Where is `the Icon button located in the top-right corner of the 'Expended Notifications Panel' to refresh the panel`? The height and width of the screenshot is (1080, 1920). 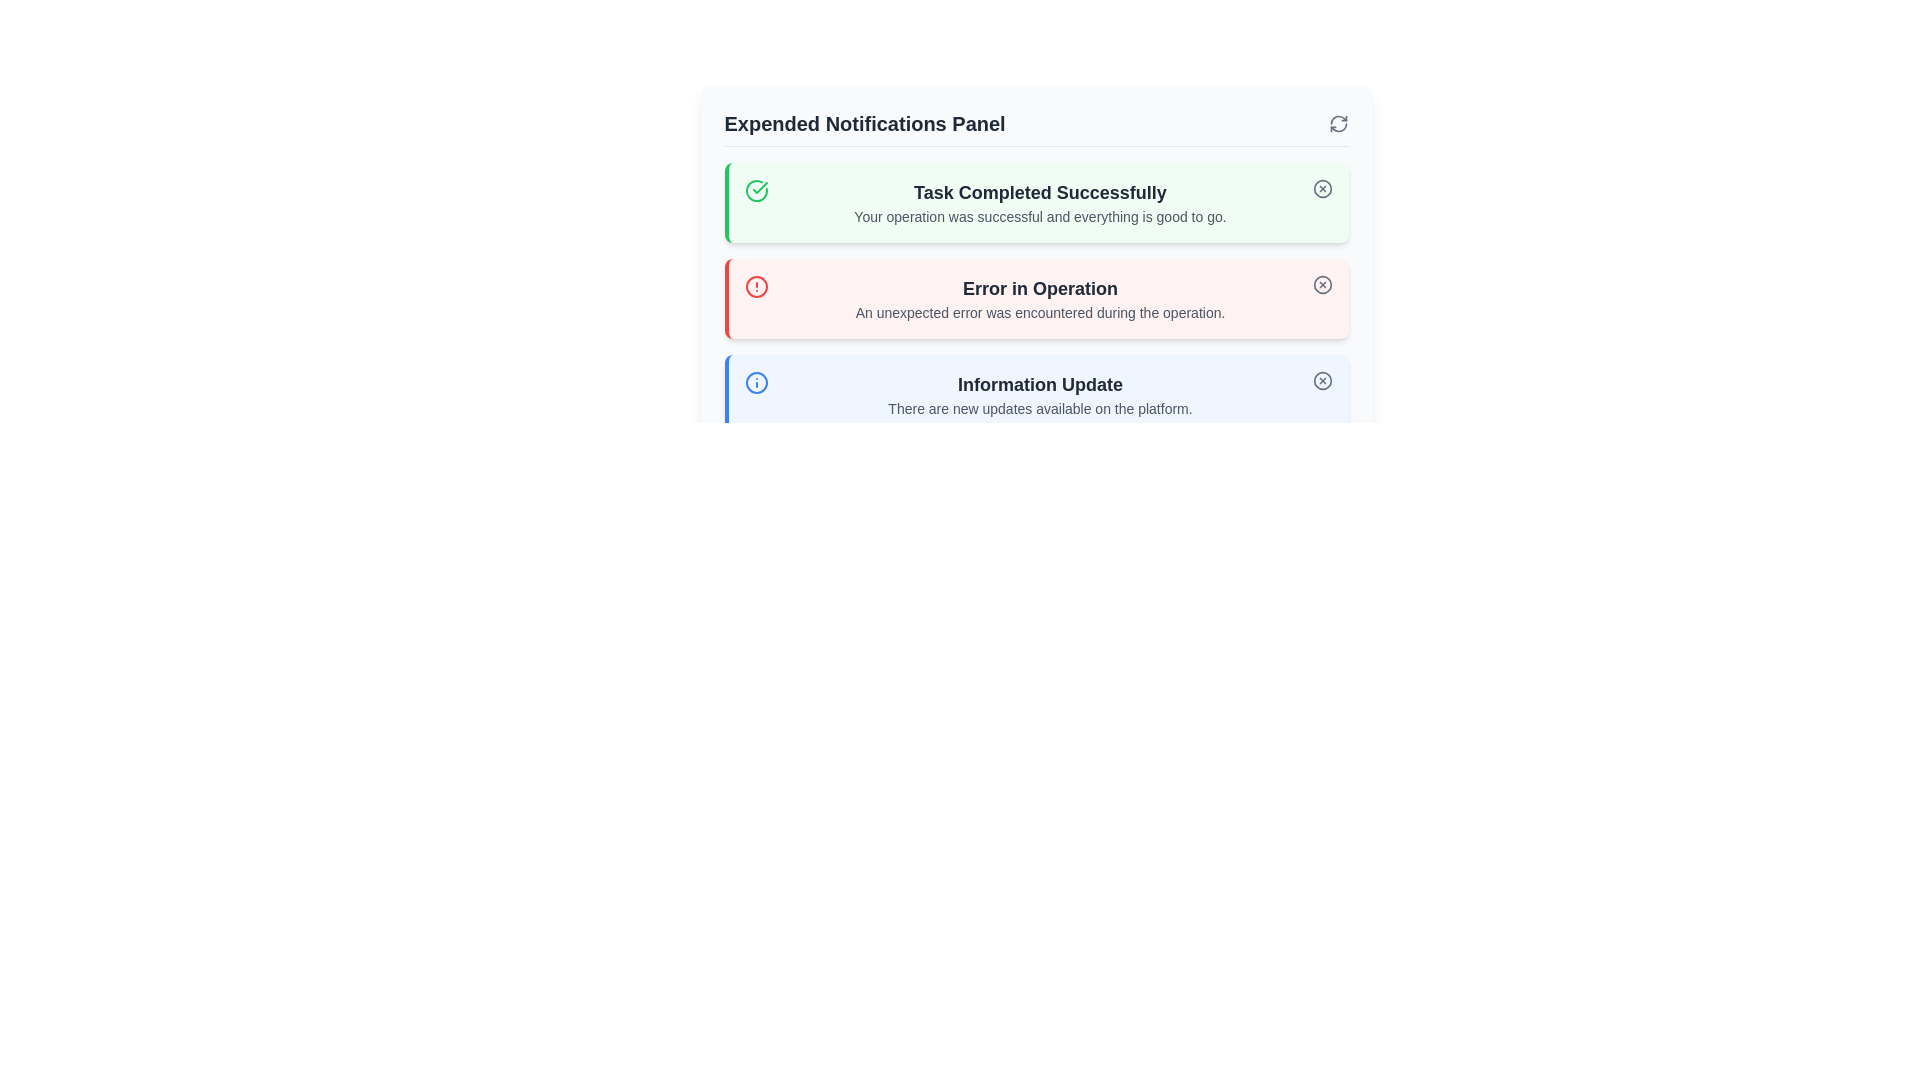
the Icon button located in the top-right corner of the 'Expended Notifications Panel' to refresh the panel is located at coordinates (1338, 123).